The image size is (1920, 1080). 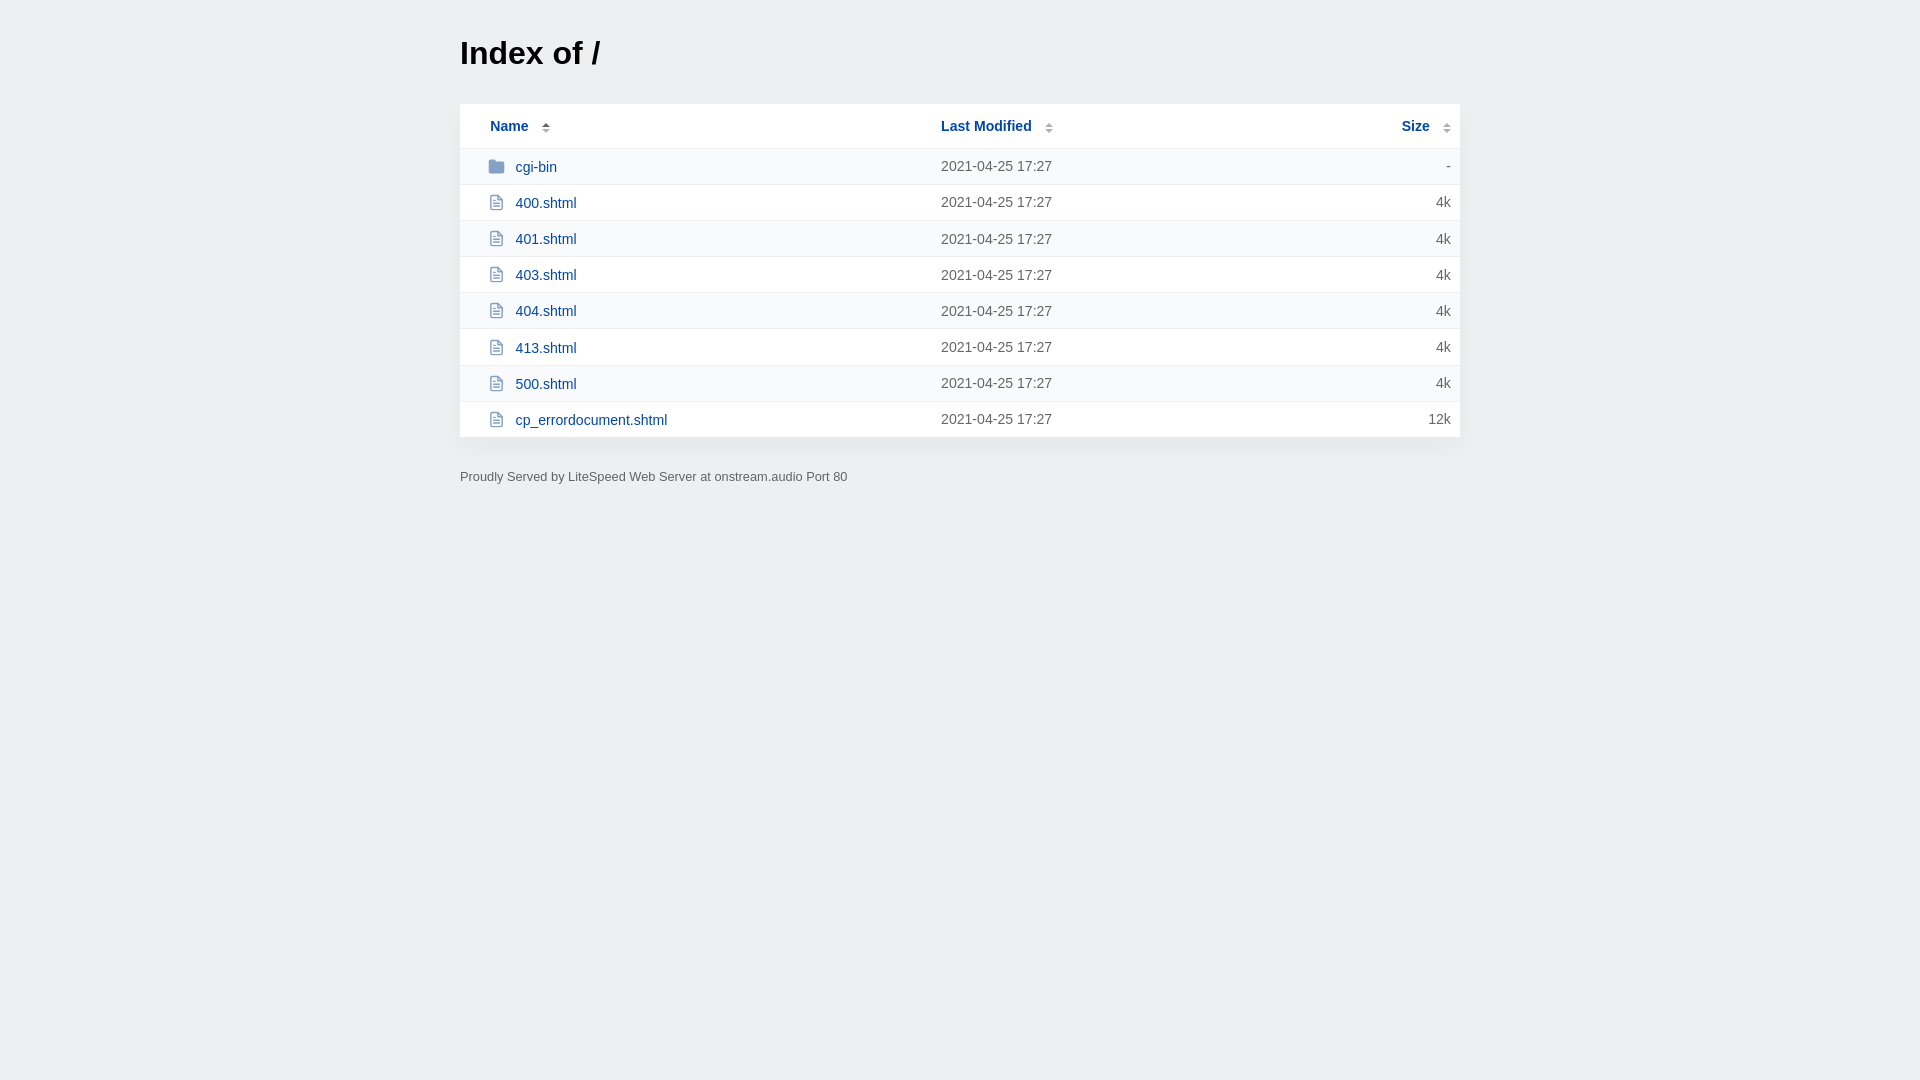 What do you see at coordinates (488, 310) in the screenshot?
I see `'404.shtml'` at bounding box center [488, 310].